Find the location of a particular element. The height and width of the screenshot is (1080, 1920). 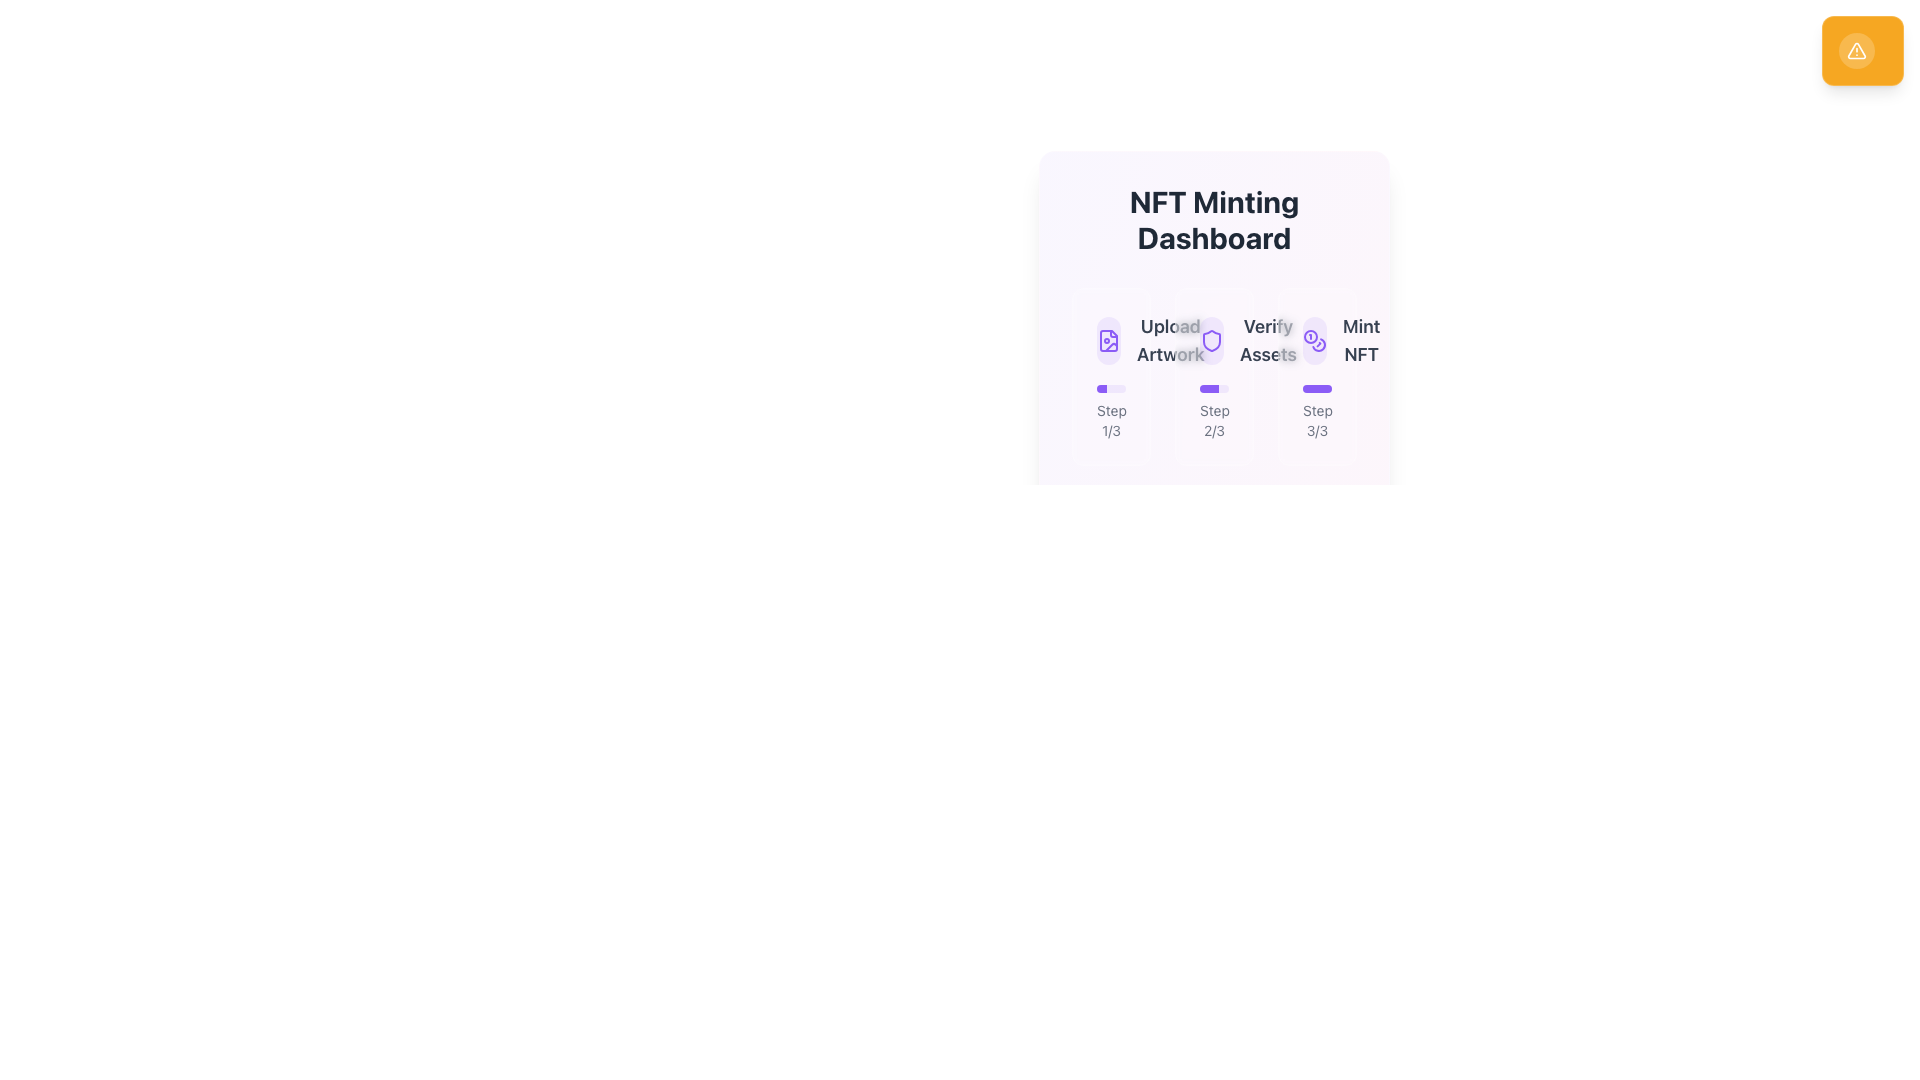

the Informational Card labeled 'Verify Assets' which features a violet-themed shield icon and is positioned in the center of a grid layout is located at coordinates (1213, 377).